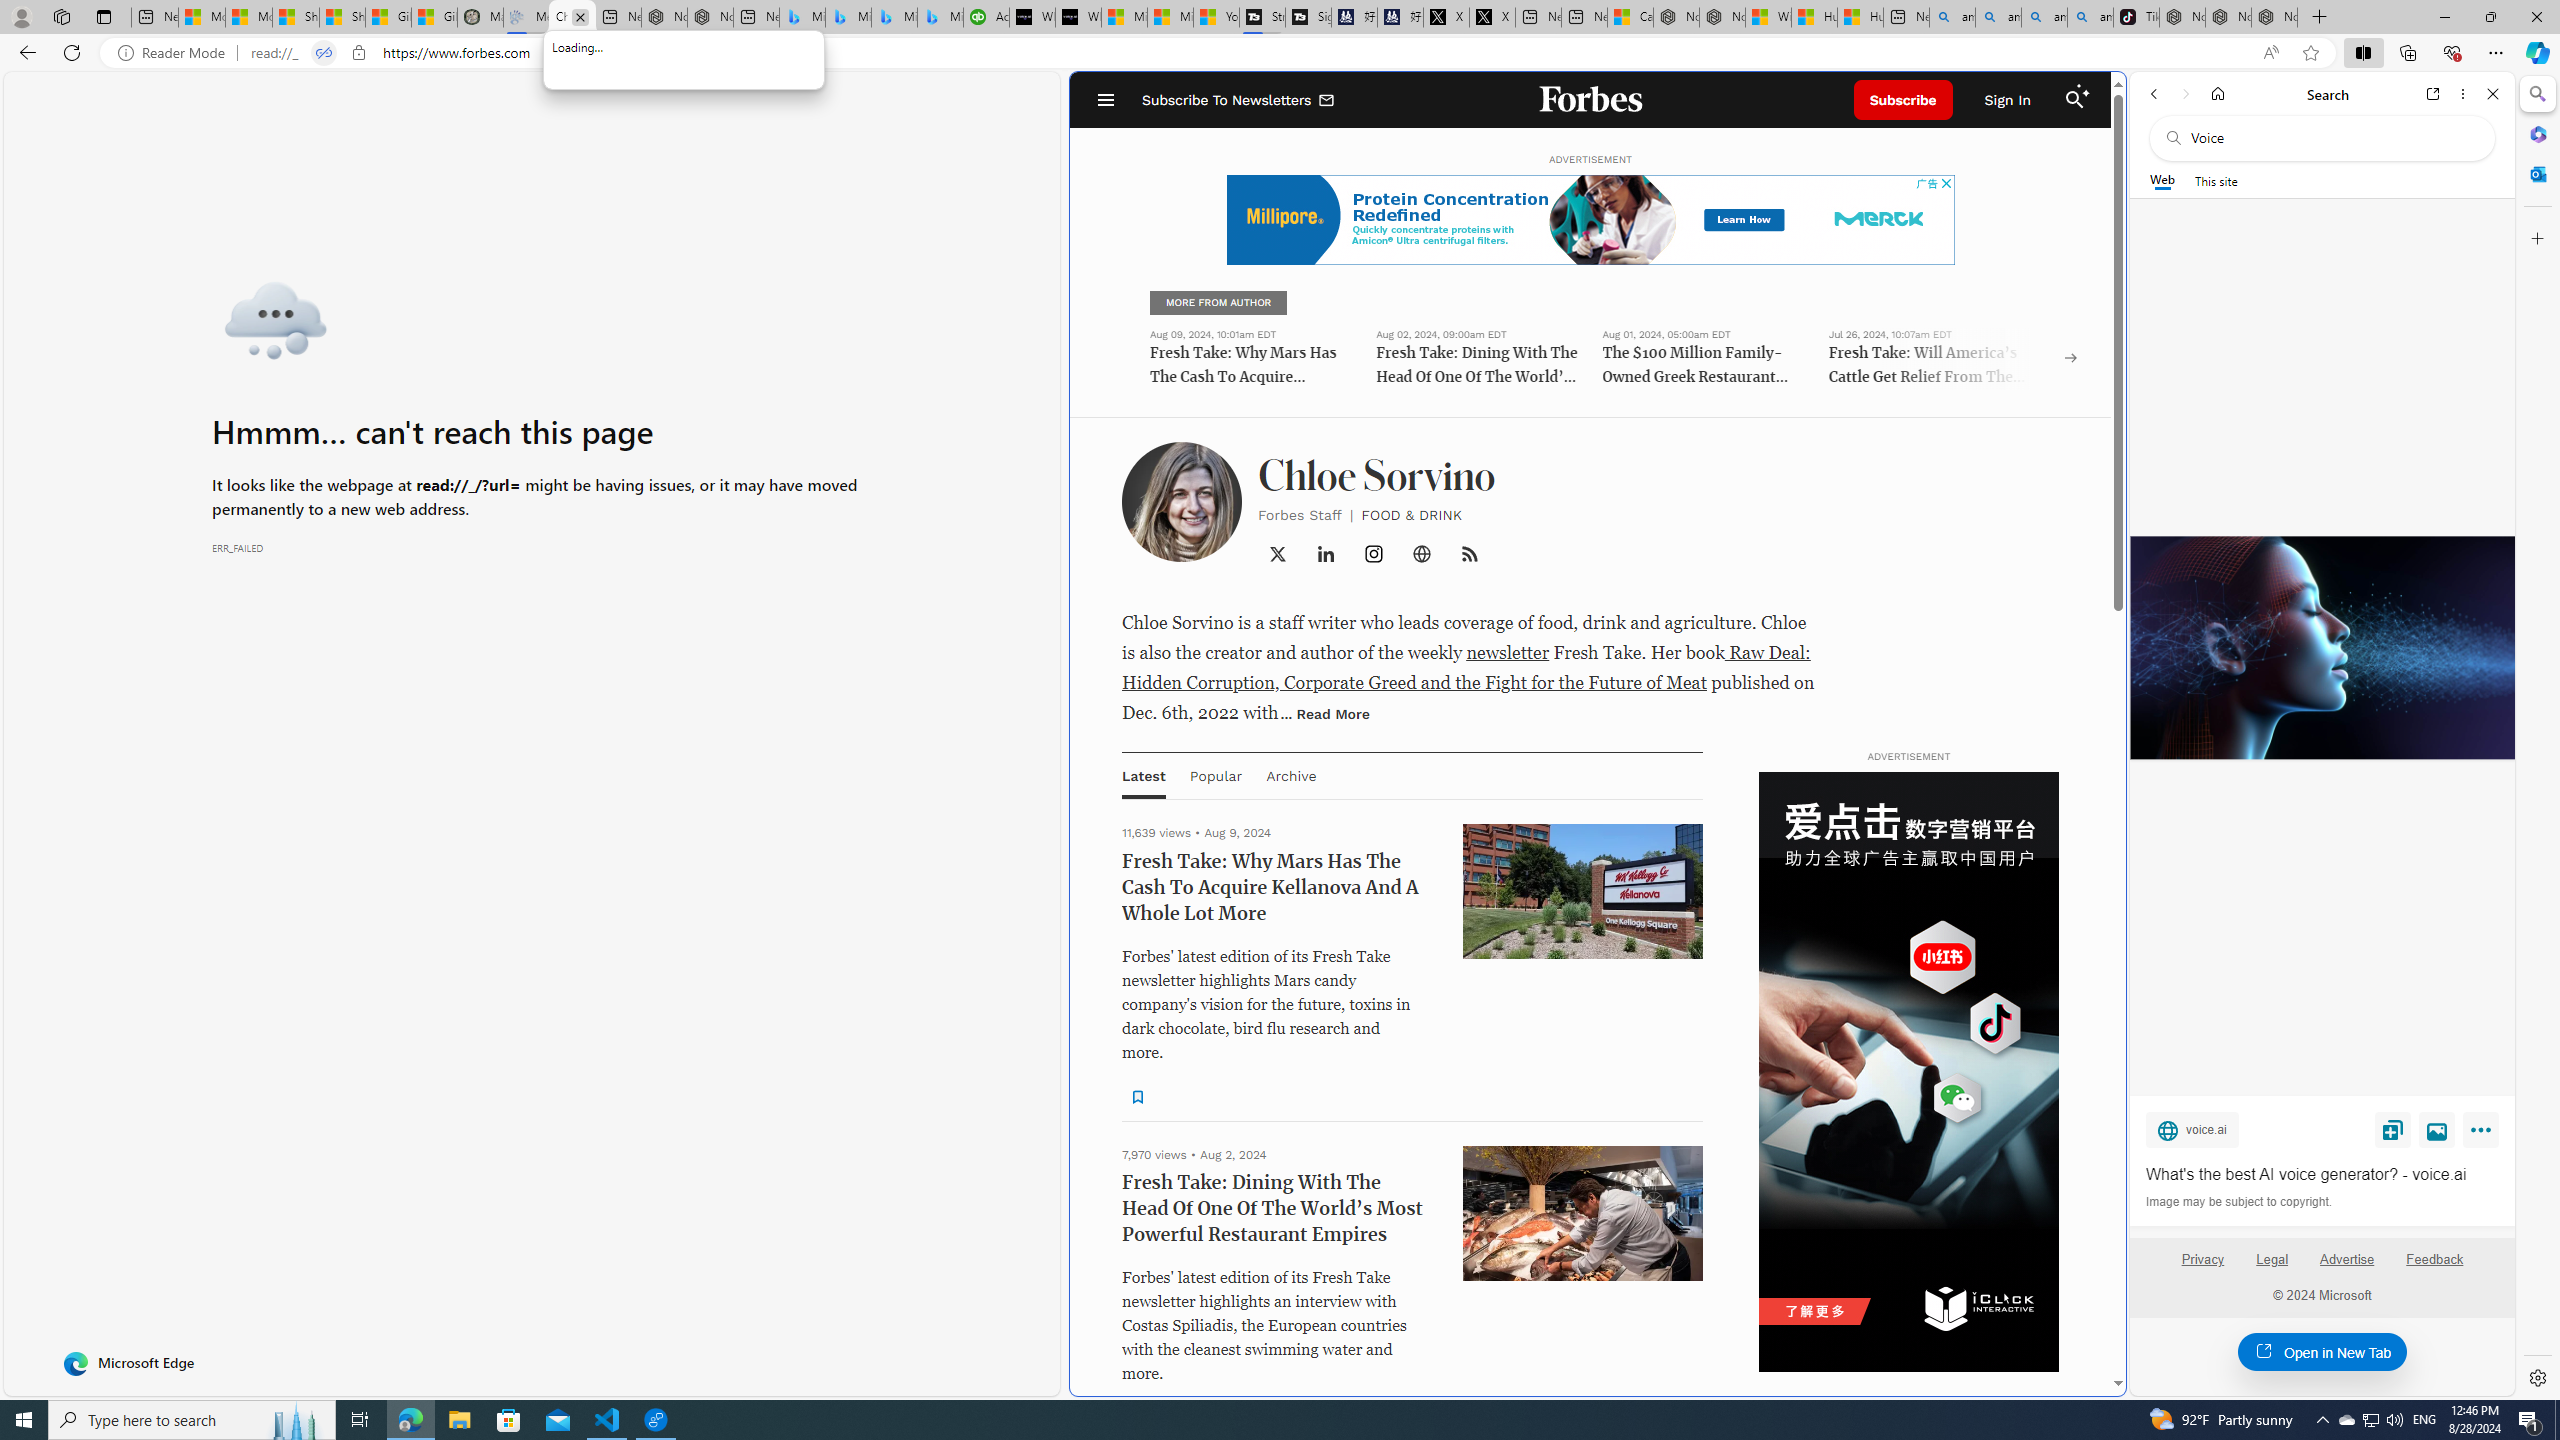  I want to click on 'Open in New Tab', so click(2323, 1351).